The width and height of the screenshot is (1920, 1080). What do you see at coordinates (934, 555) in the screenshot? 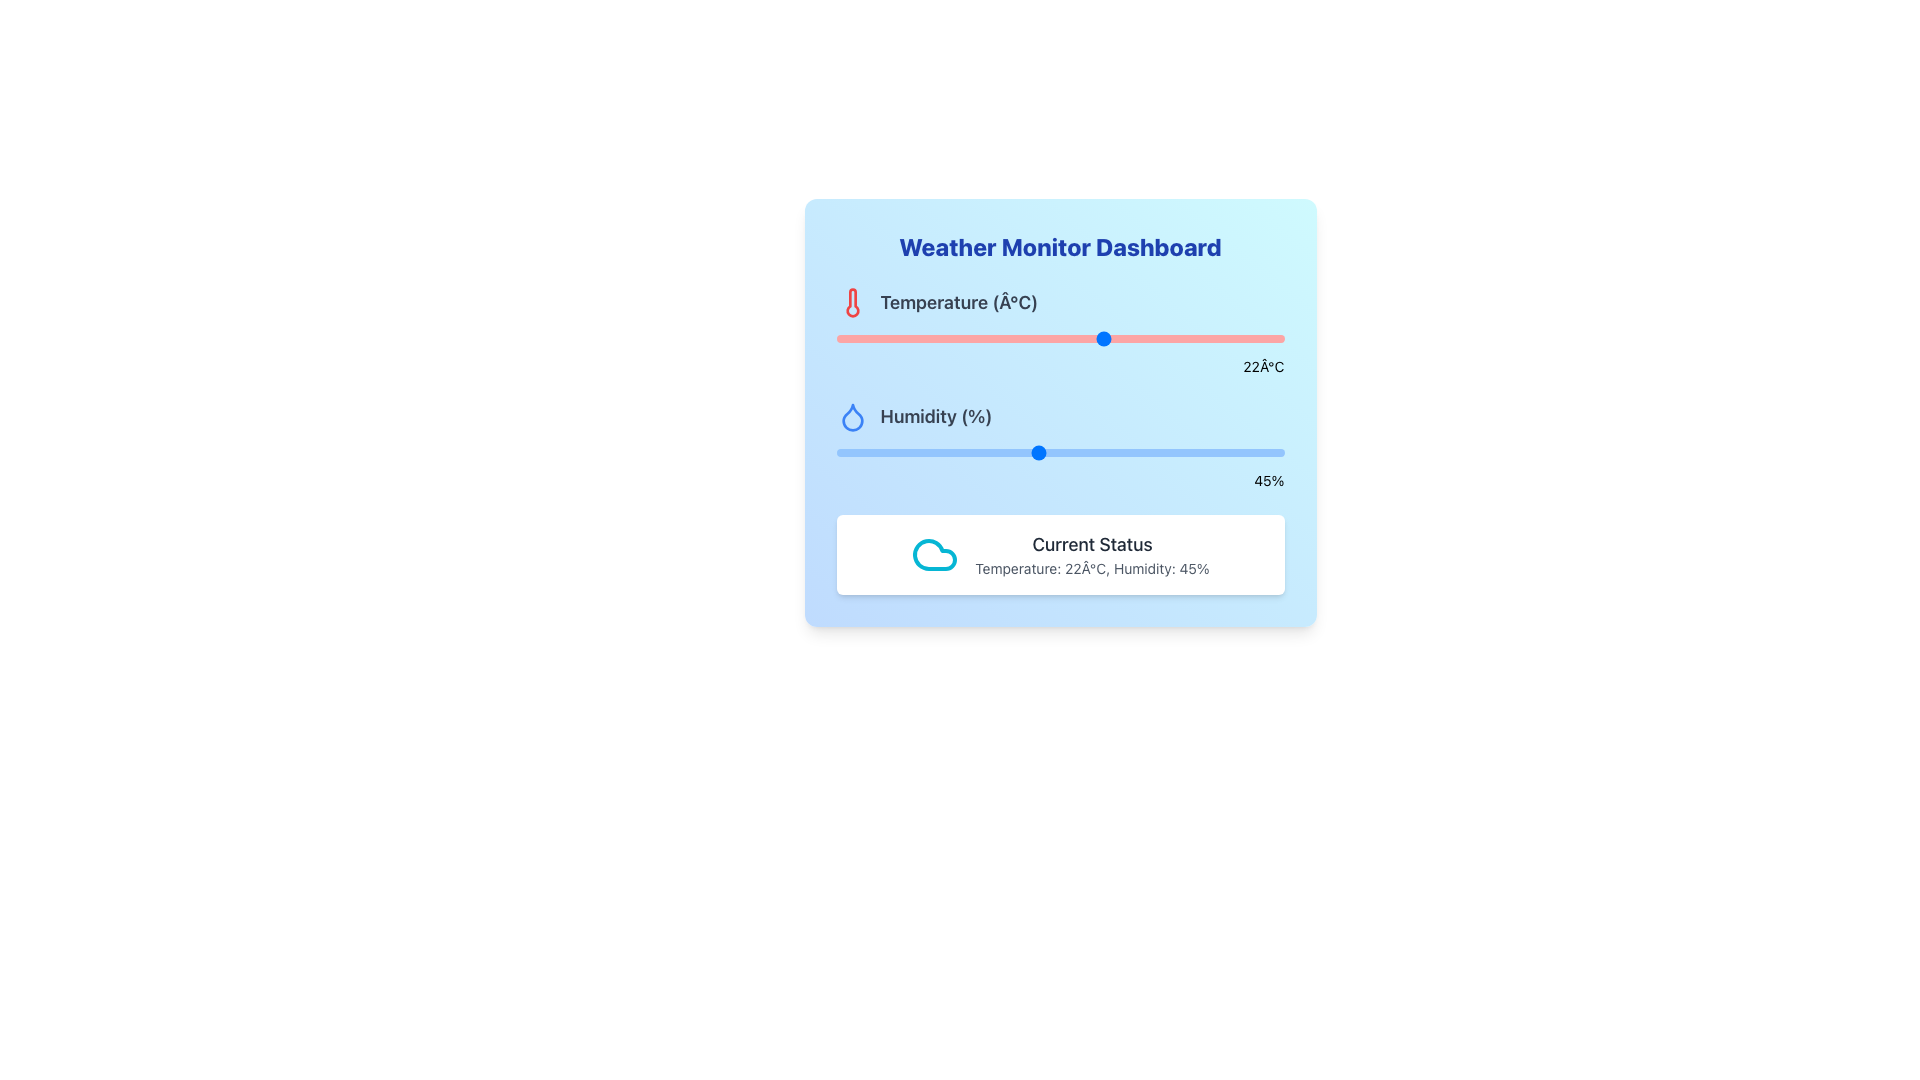
I see `the weather icon located at the bottom of the dashboard next to the label 'Current Status'` at bounding box center [934, 555].